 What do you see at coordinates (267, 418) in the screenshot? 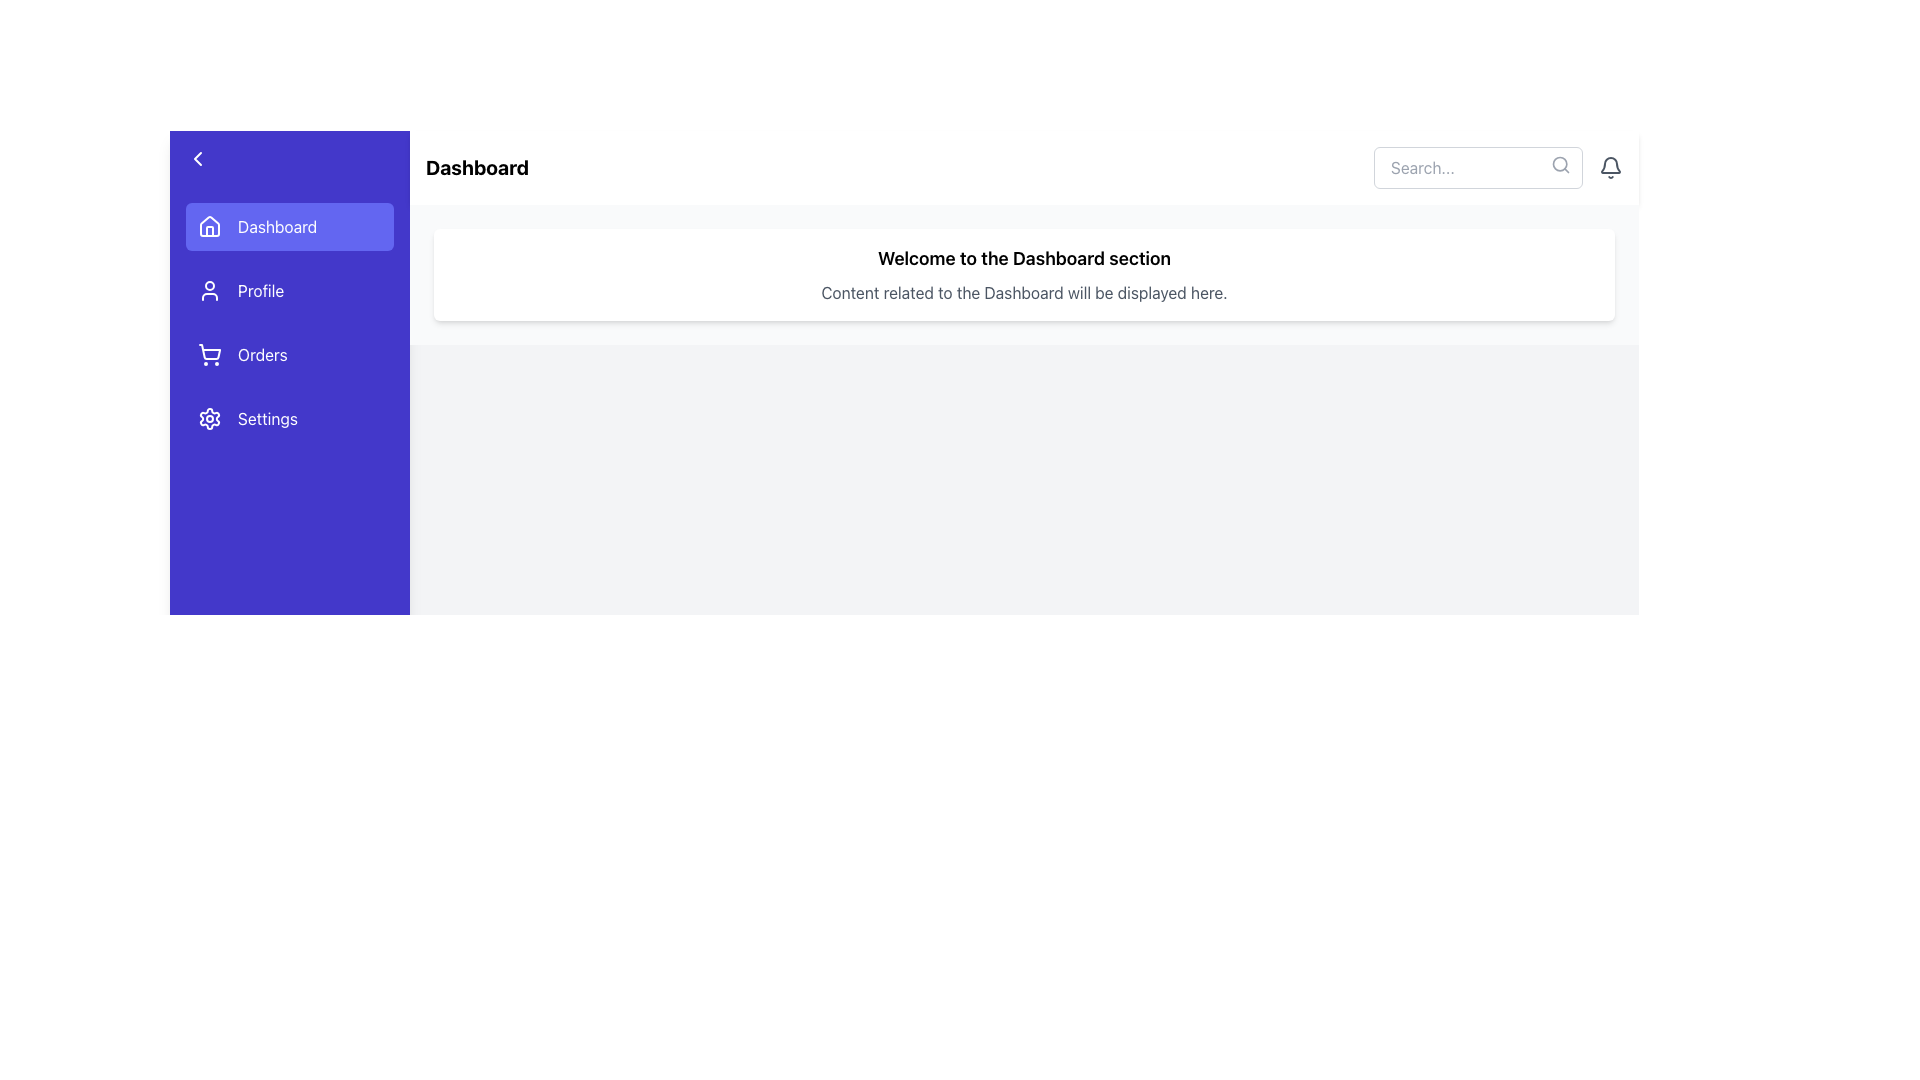
I see `the text label in the sidebar that indicates the settings menu, located immediately after the gear icon` at bounding box center [267, 418].